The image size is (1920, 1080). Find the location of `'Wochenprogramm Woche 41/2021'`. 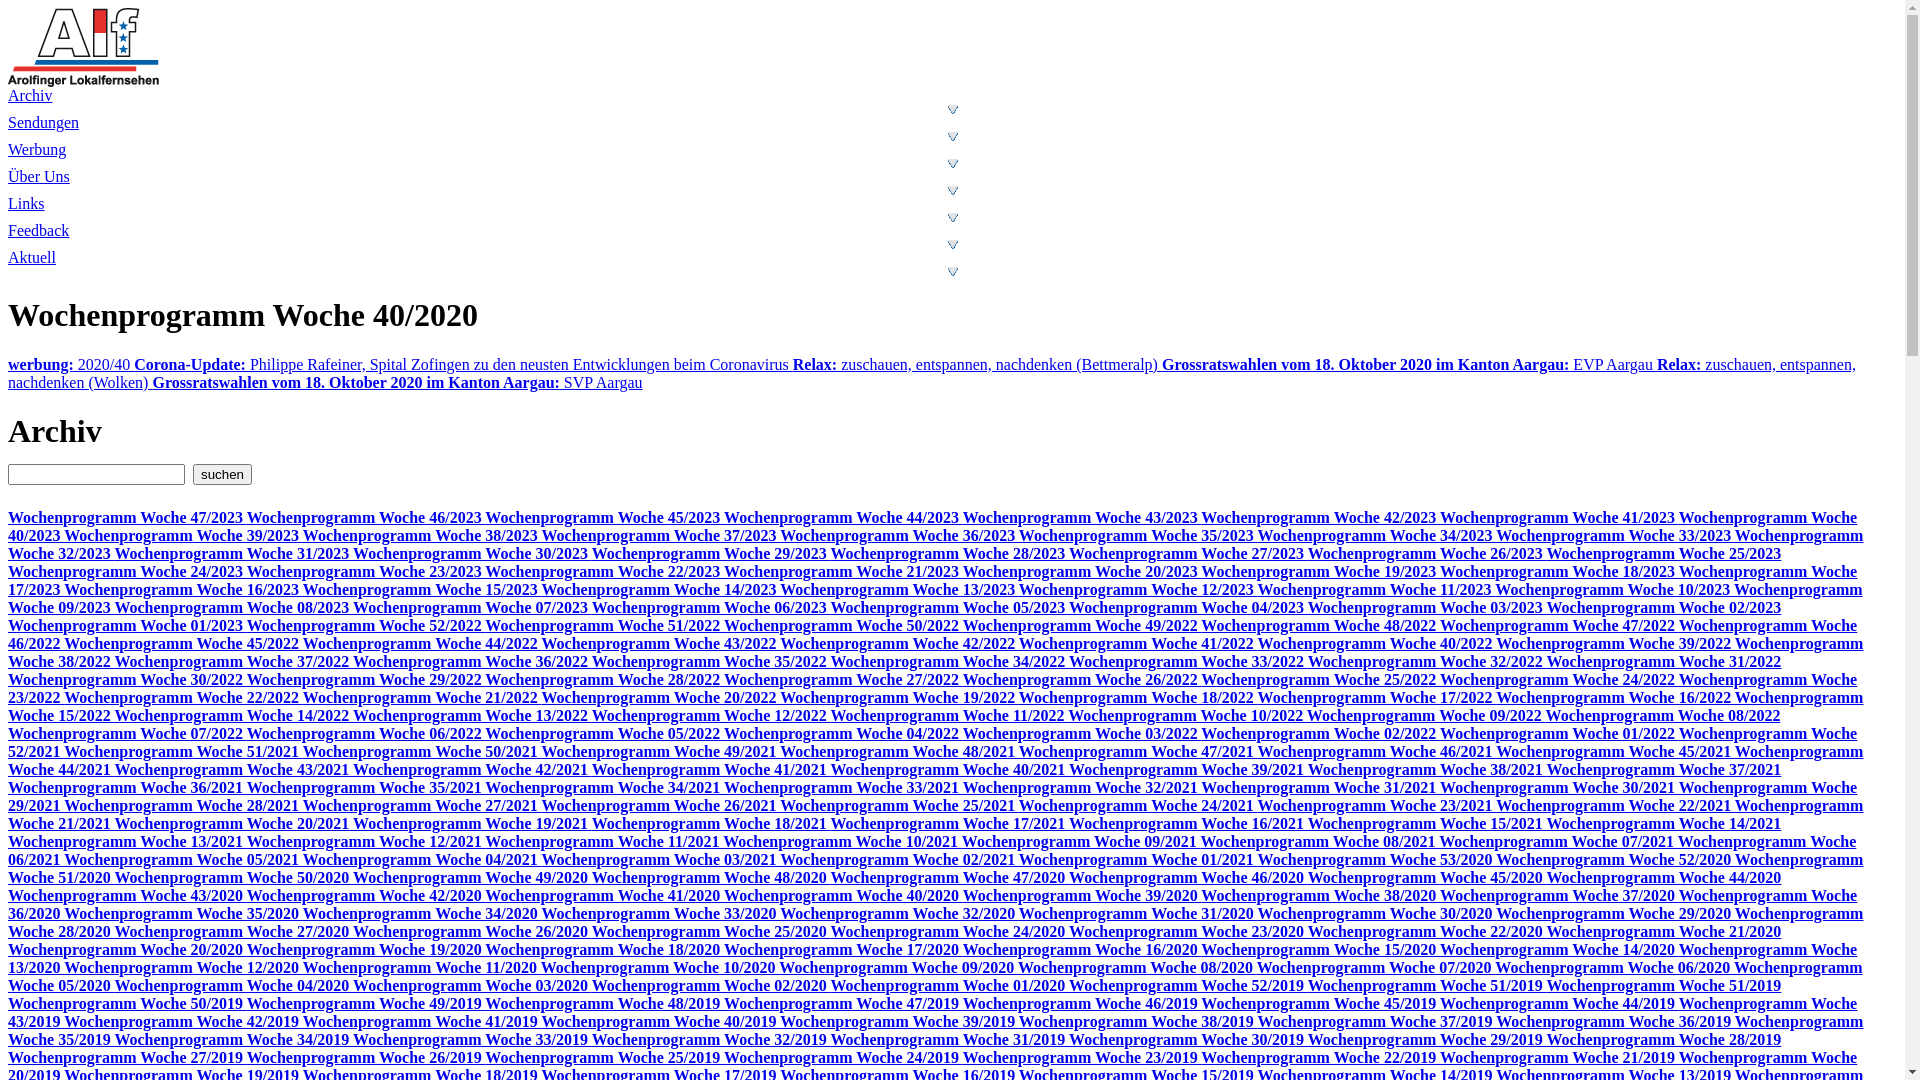

'Wochenprogramm Woche 41/2021' is located at coordinates (711, 768).